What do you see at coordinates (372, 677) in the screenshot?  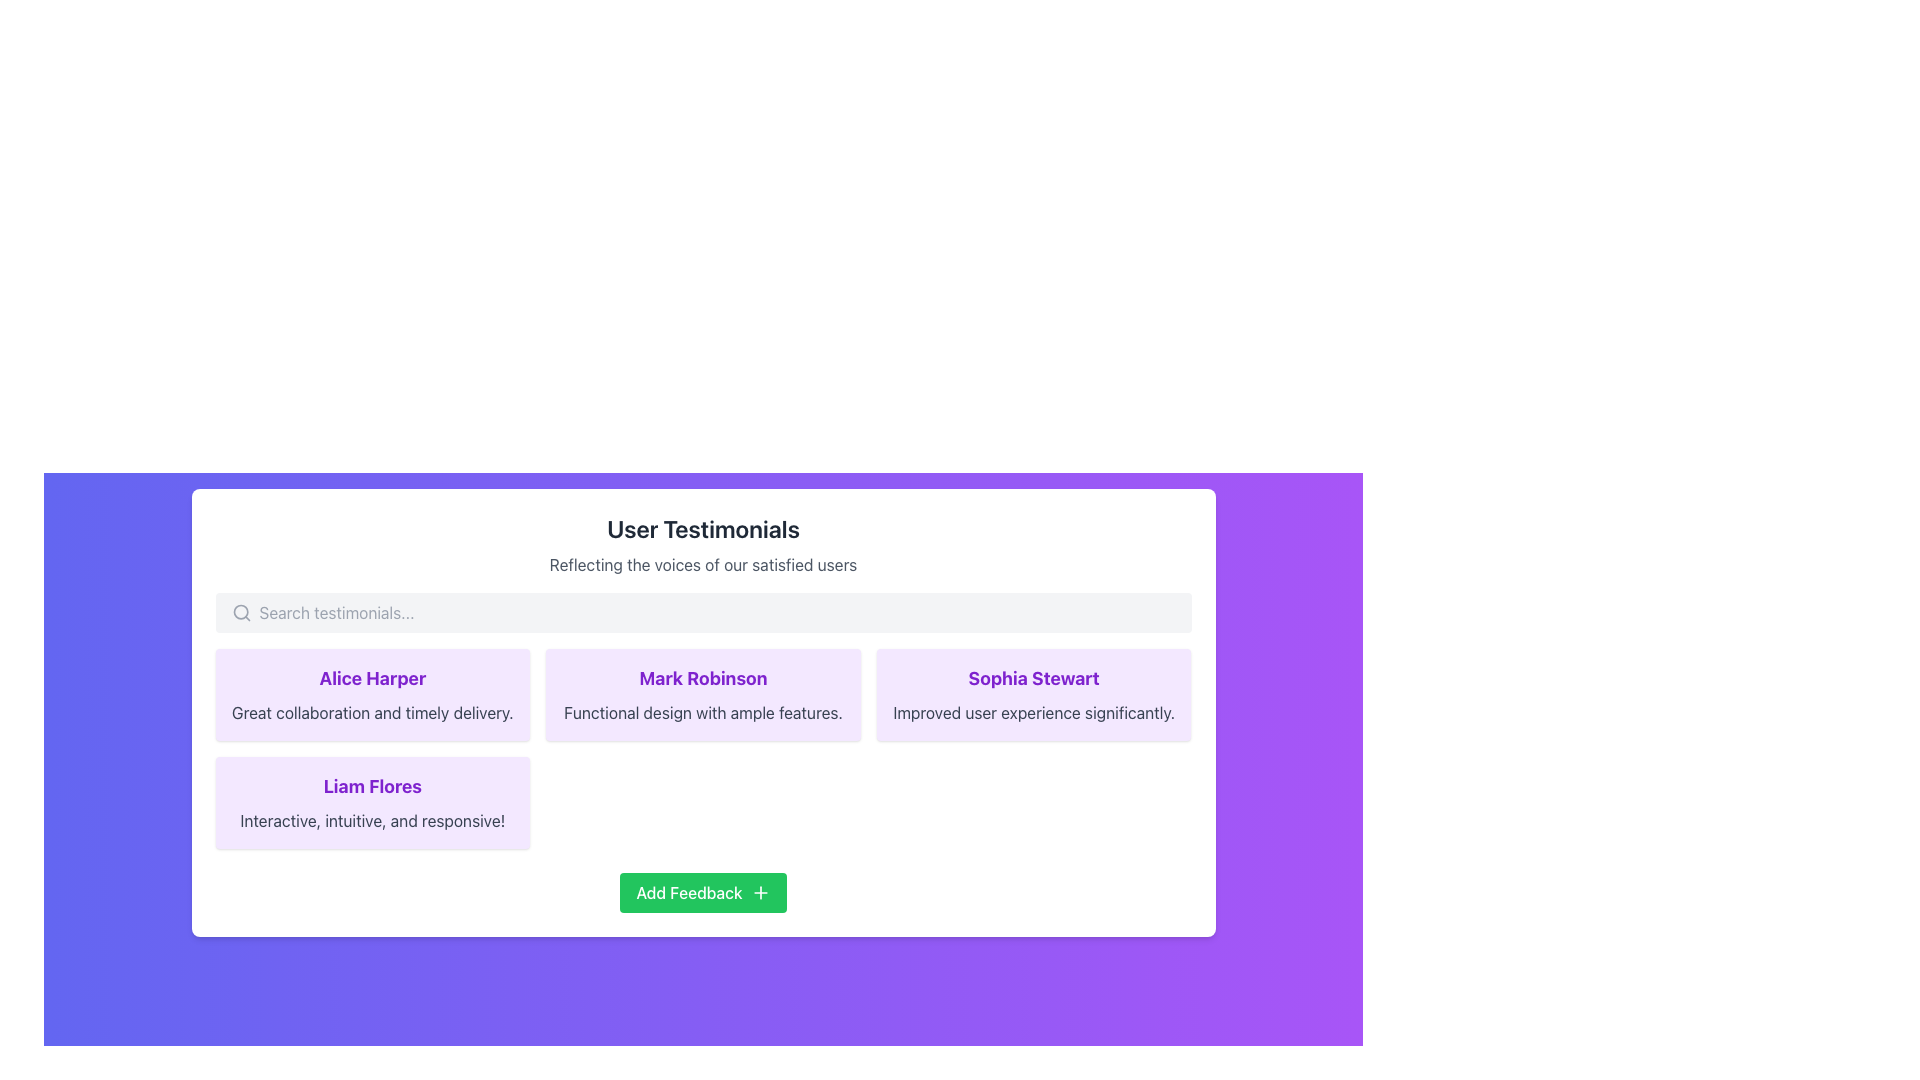 I see `the text label displaying 'Alice Harper' in bold, large, purple font, located at the top of the first testimonial card` at bounding box center [372, 677].